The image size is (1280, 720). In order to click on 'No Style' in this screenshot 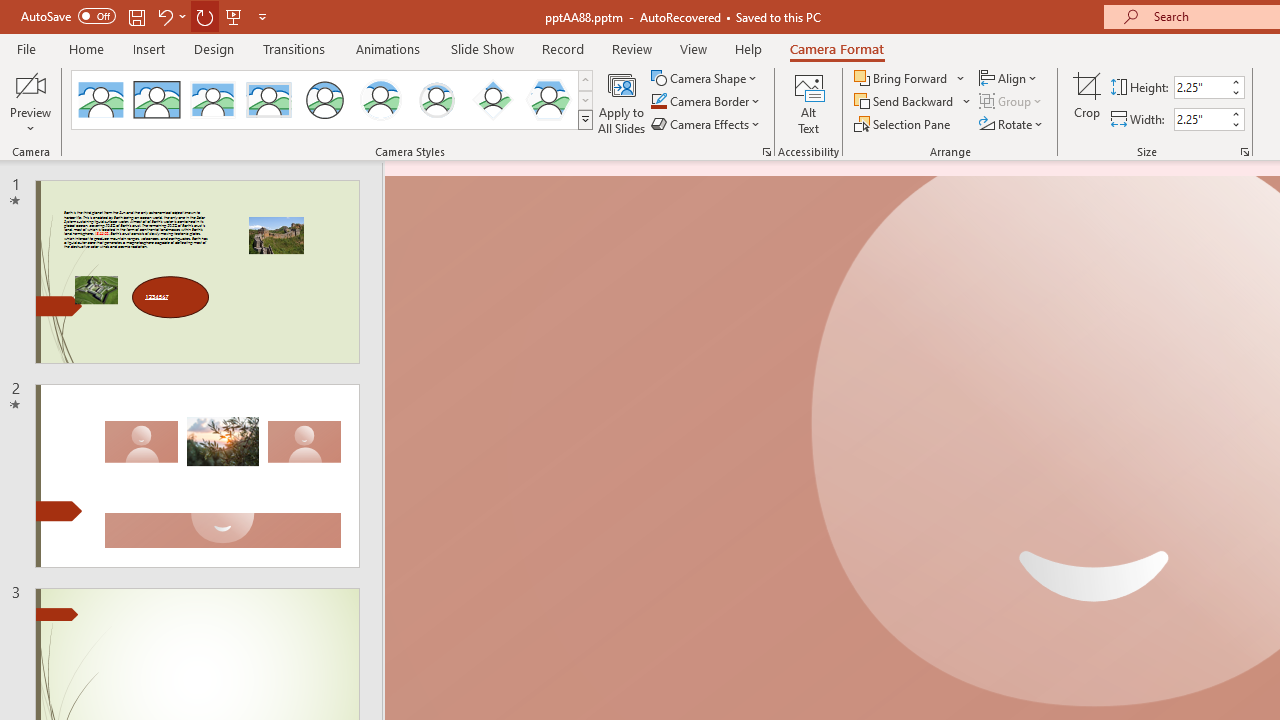, I will do `click(100, 100)`.